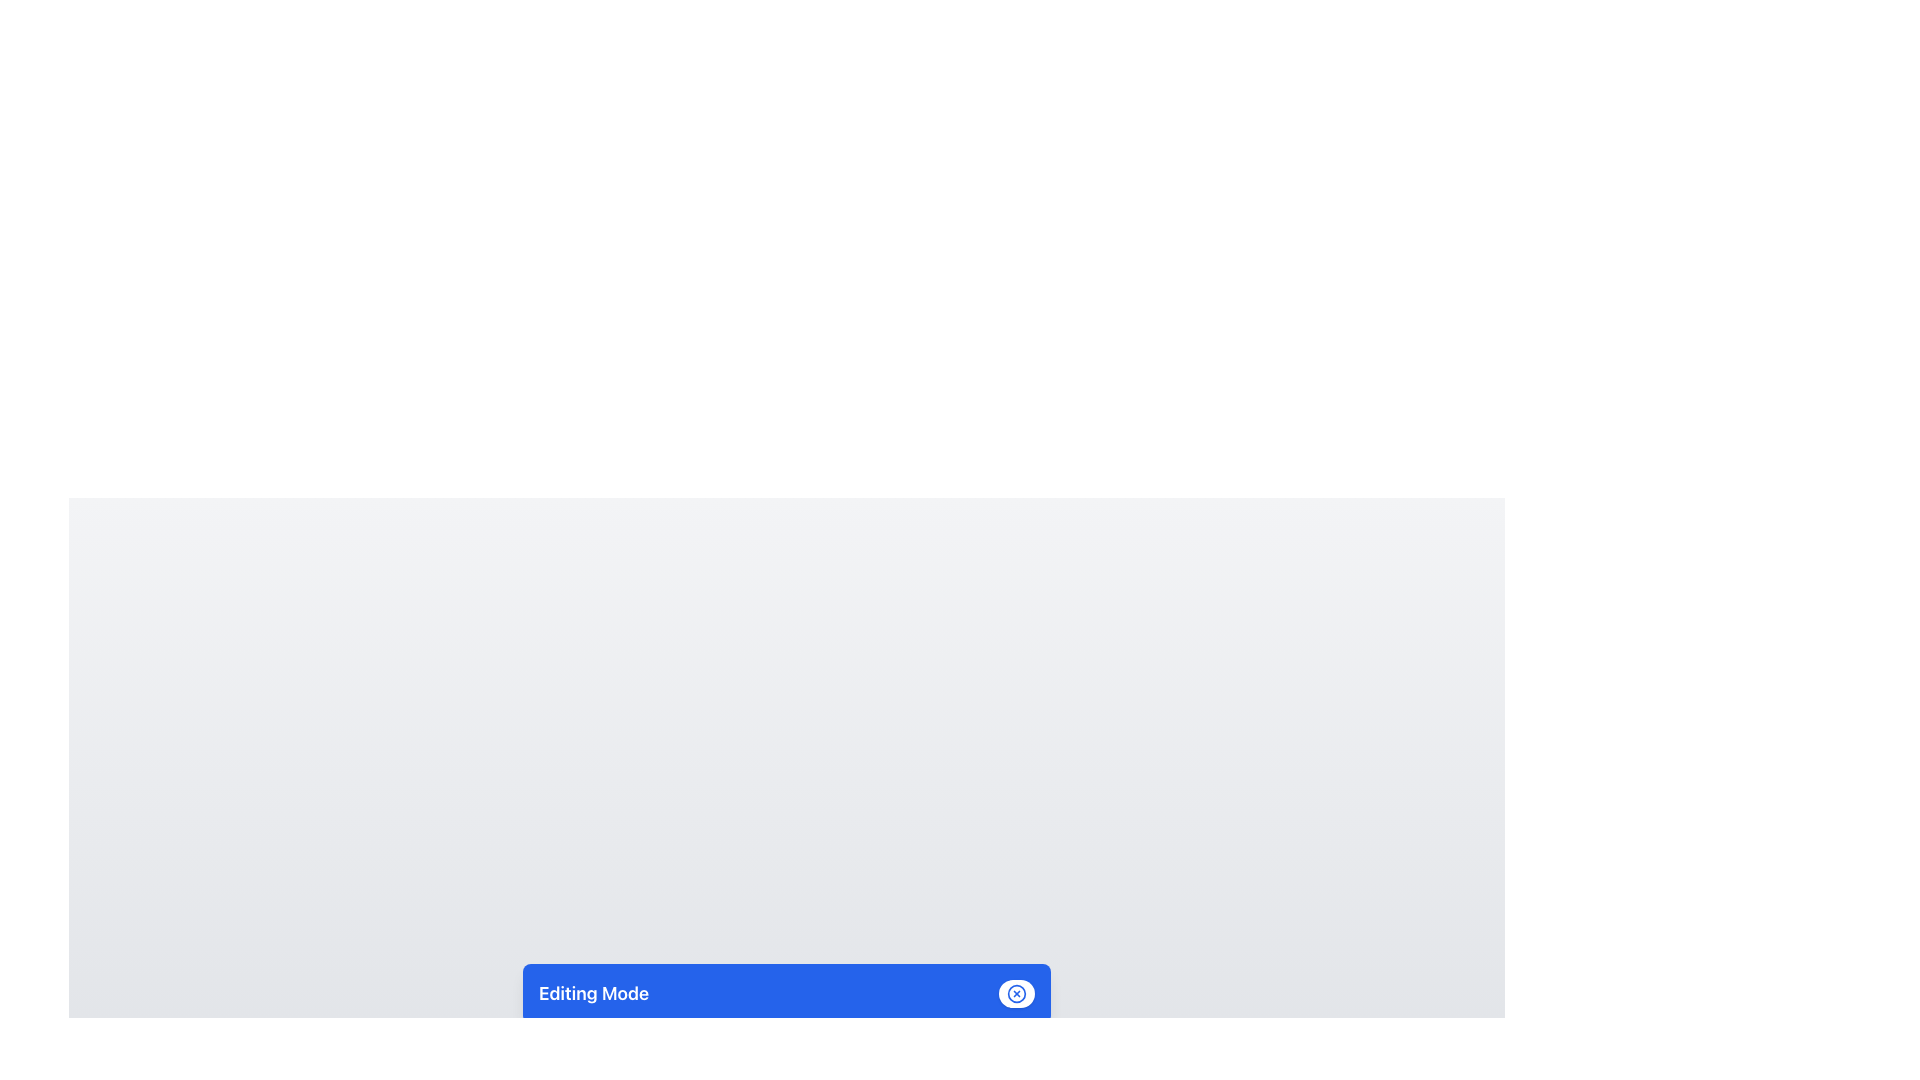 This screenshot has height=1080, width=1920. I want to click on the circular icon with a visible cross in the center, located on the far right of the rectangular blue button labeled 'Editing Mode', so click(1017, 994).